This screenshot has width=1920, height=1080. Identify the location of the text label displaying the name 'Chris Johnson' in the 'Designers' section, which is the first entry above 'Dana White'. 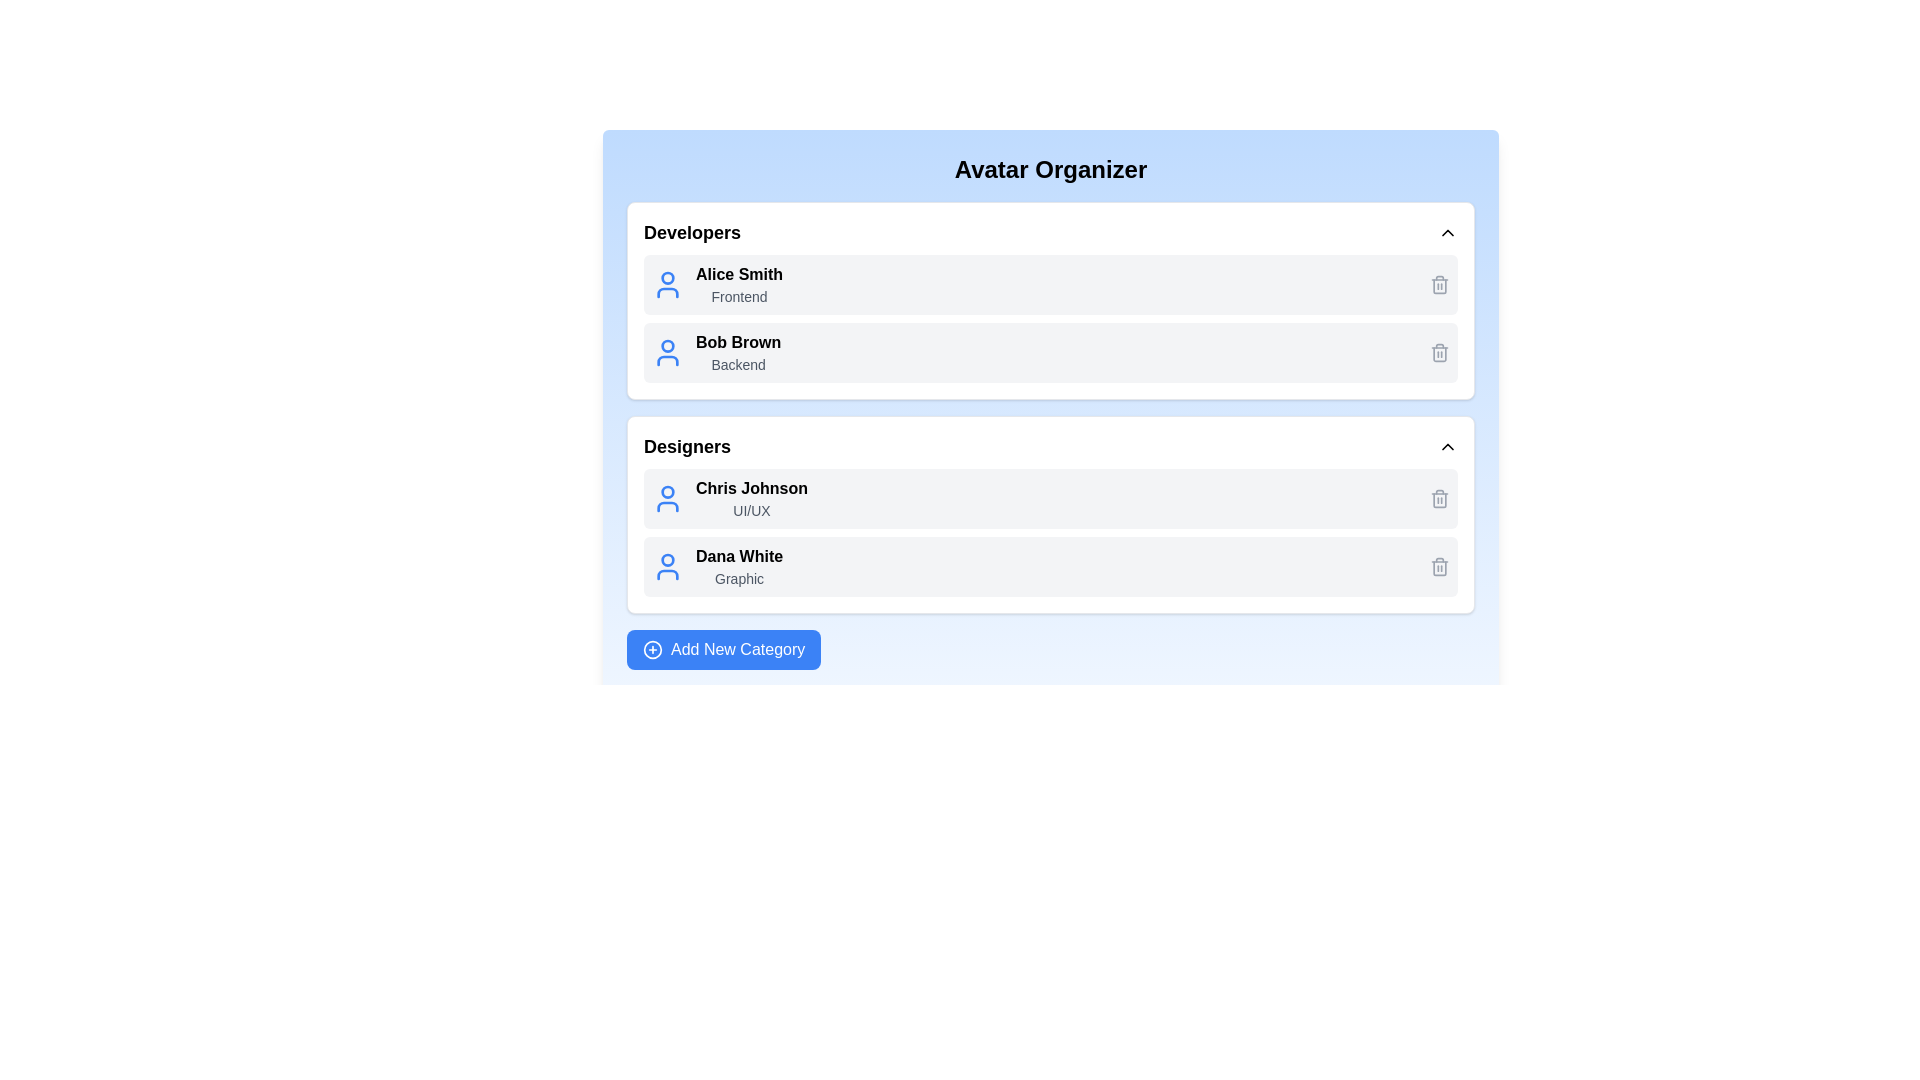
(751, 489).